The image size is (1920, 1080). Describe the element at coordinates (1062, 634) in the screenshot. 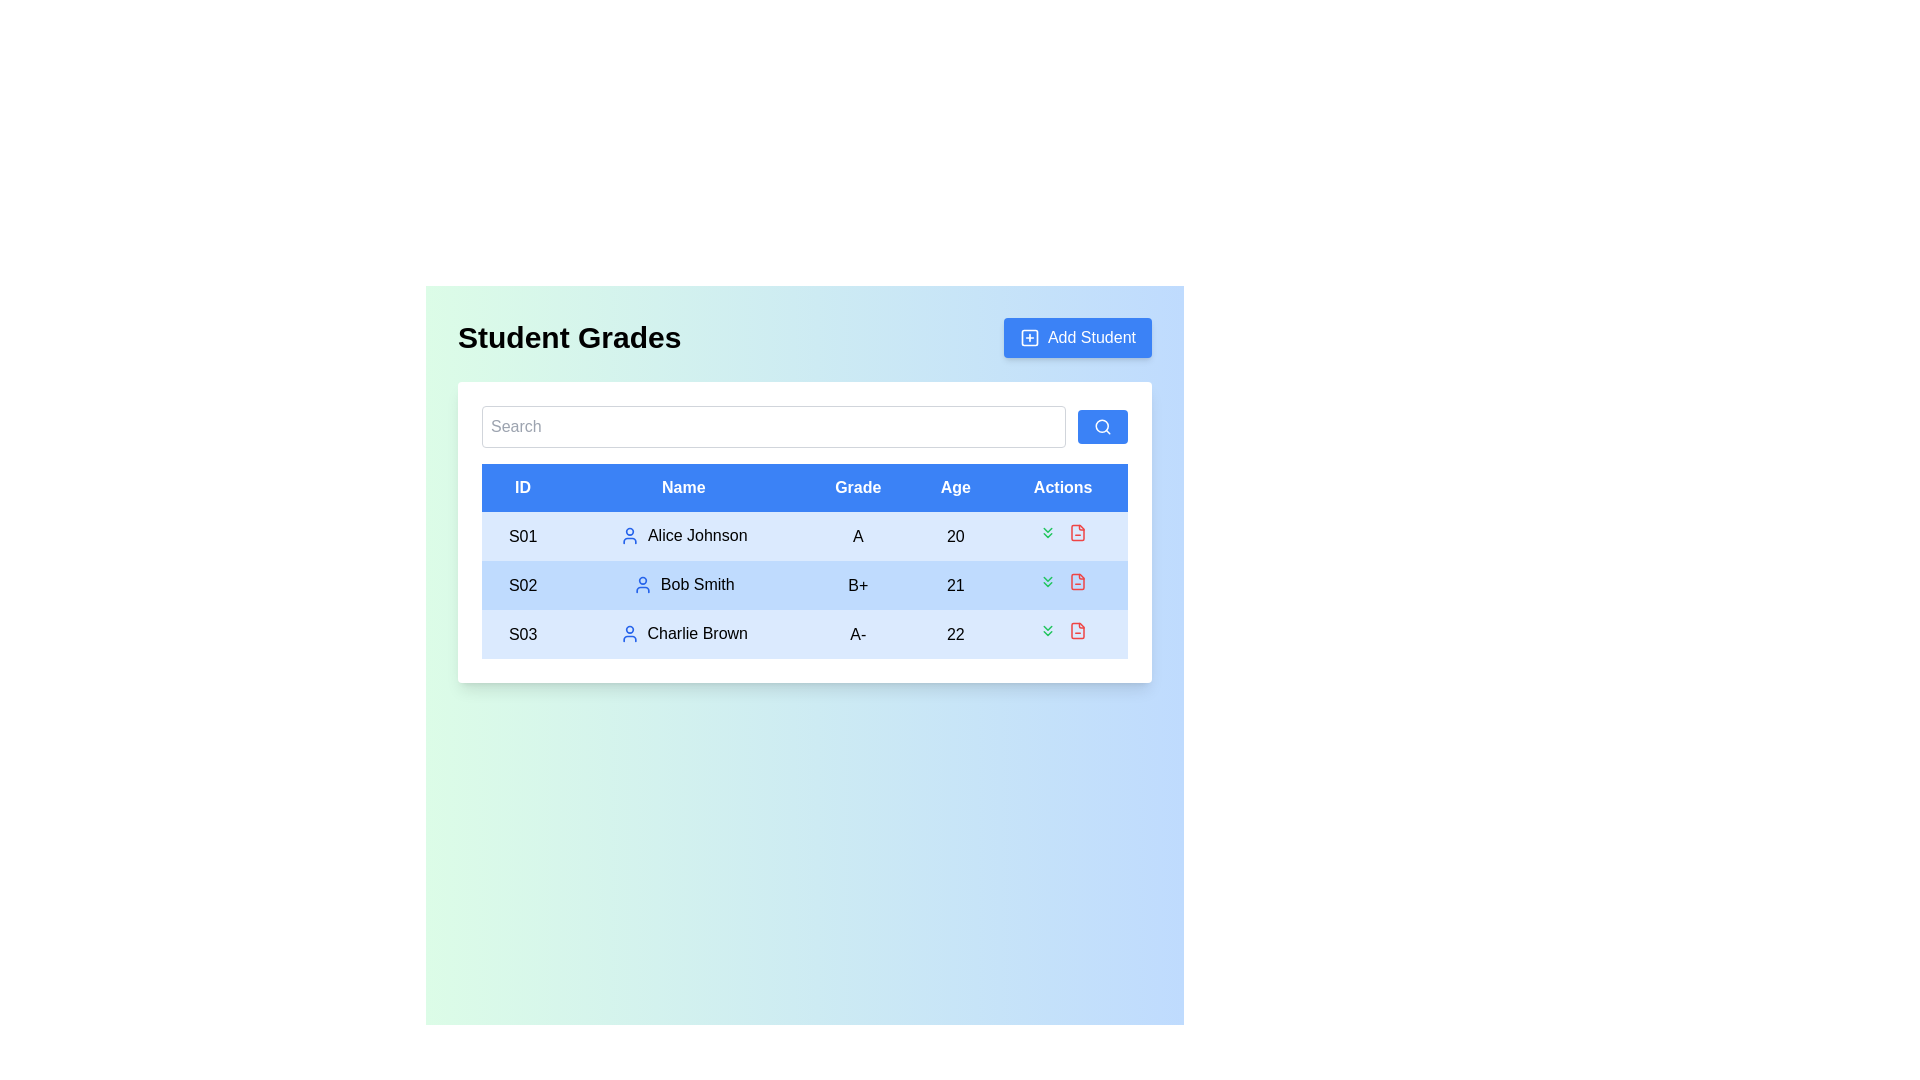

I see `the red document icon in the Actions column of the third row for the entry 'Charlie Brown'` at that location.